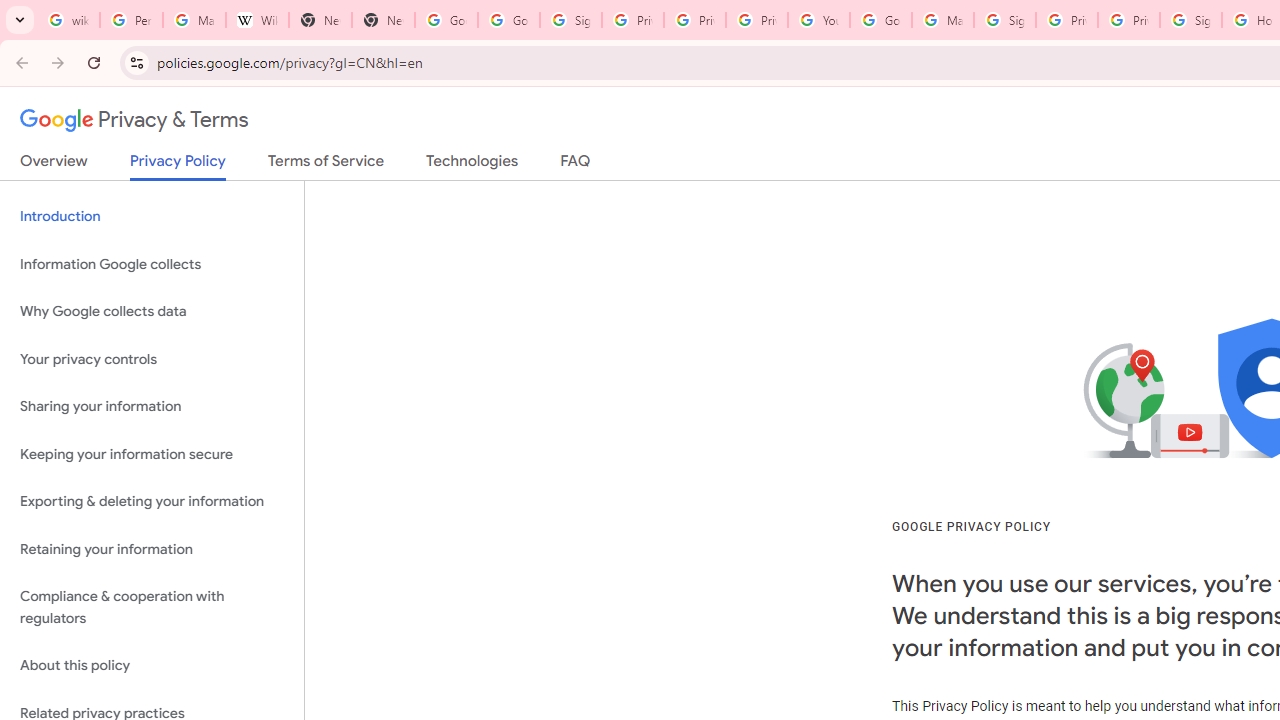 The height and width of the screenshot is (720, 1280). Describe the element at coordinates (320, 20) in the screenshot. I see `'New Tab'` at that location.